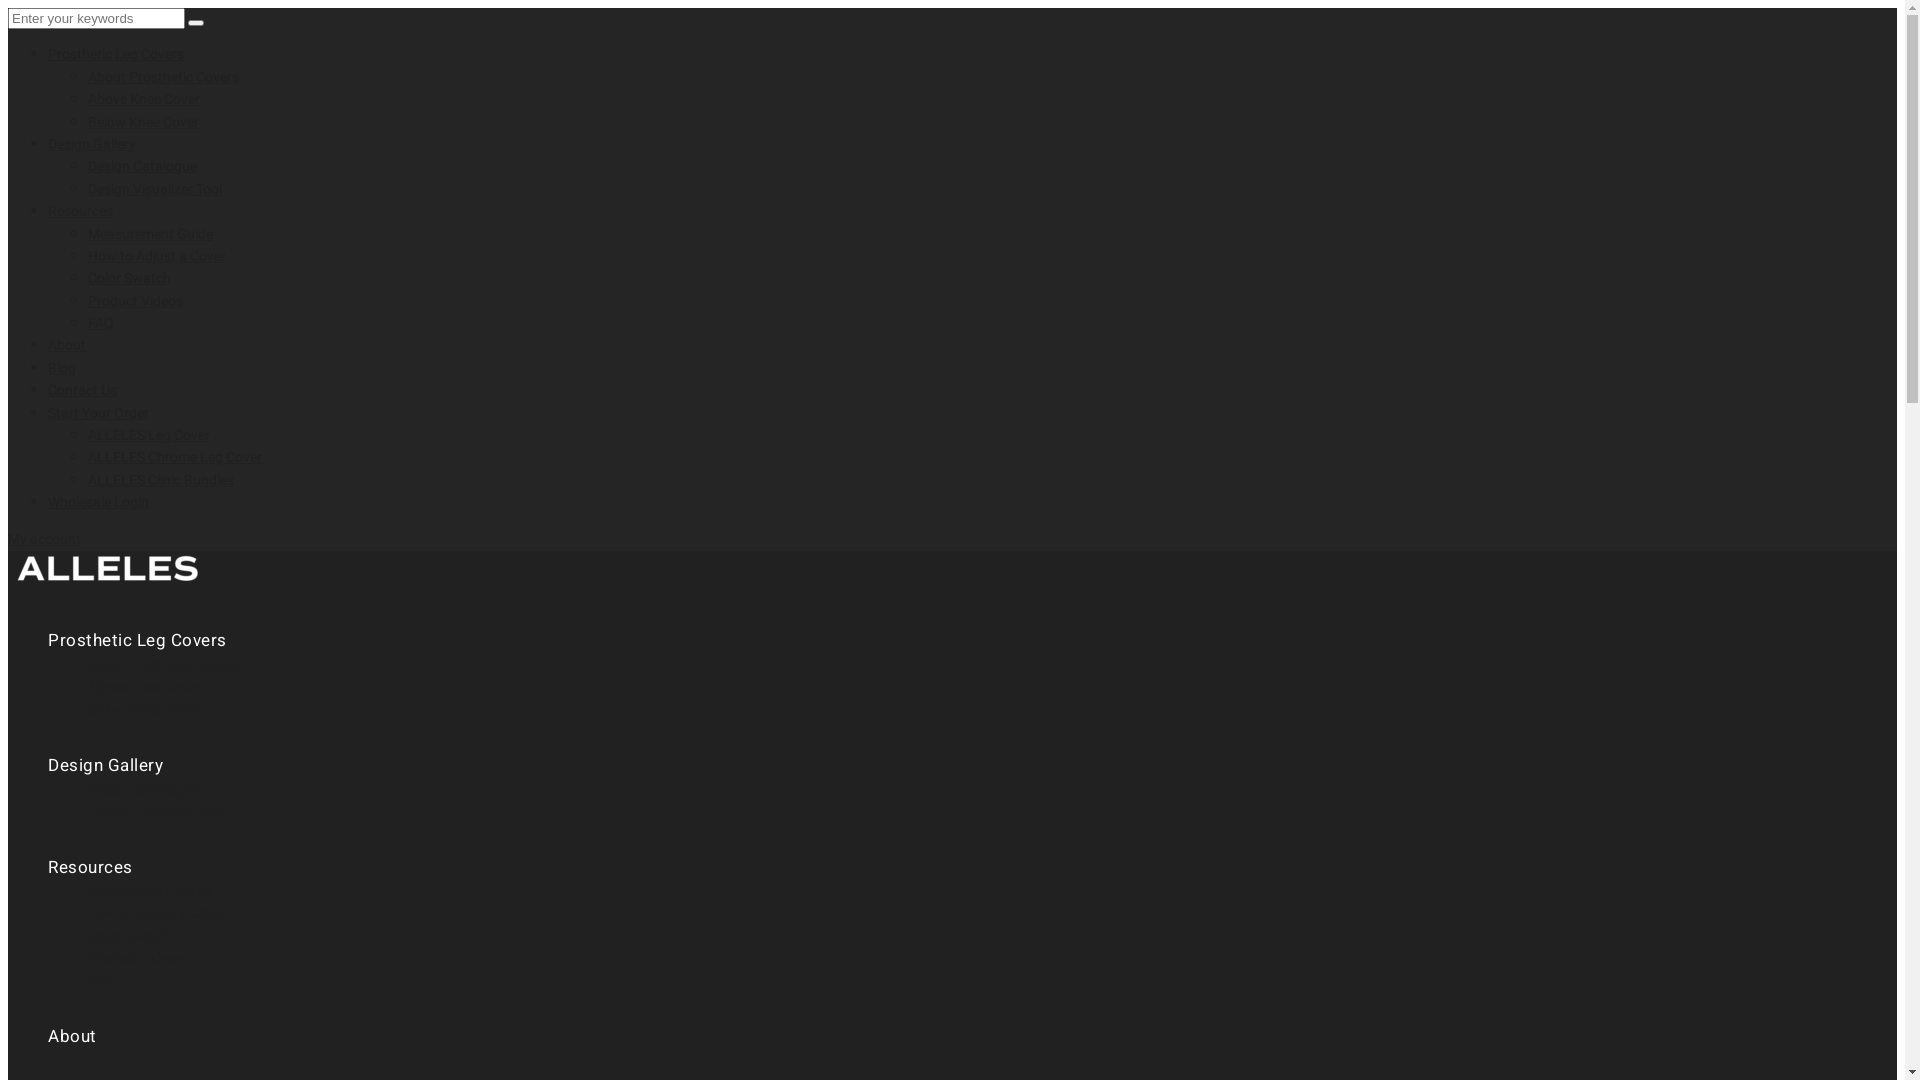  What do you see at coordinates (153, 189) in the screenshot?
I see `'Design Visualizer Tool'` at bounding box center [153, 189].